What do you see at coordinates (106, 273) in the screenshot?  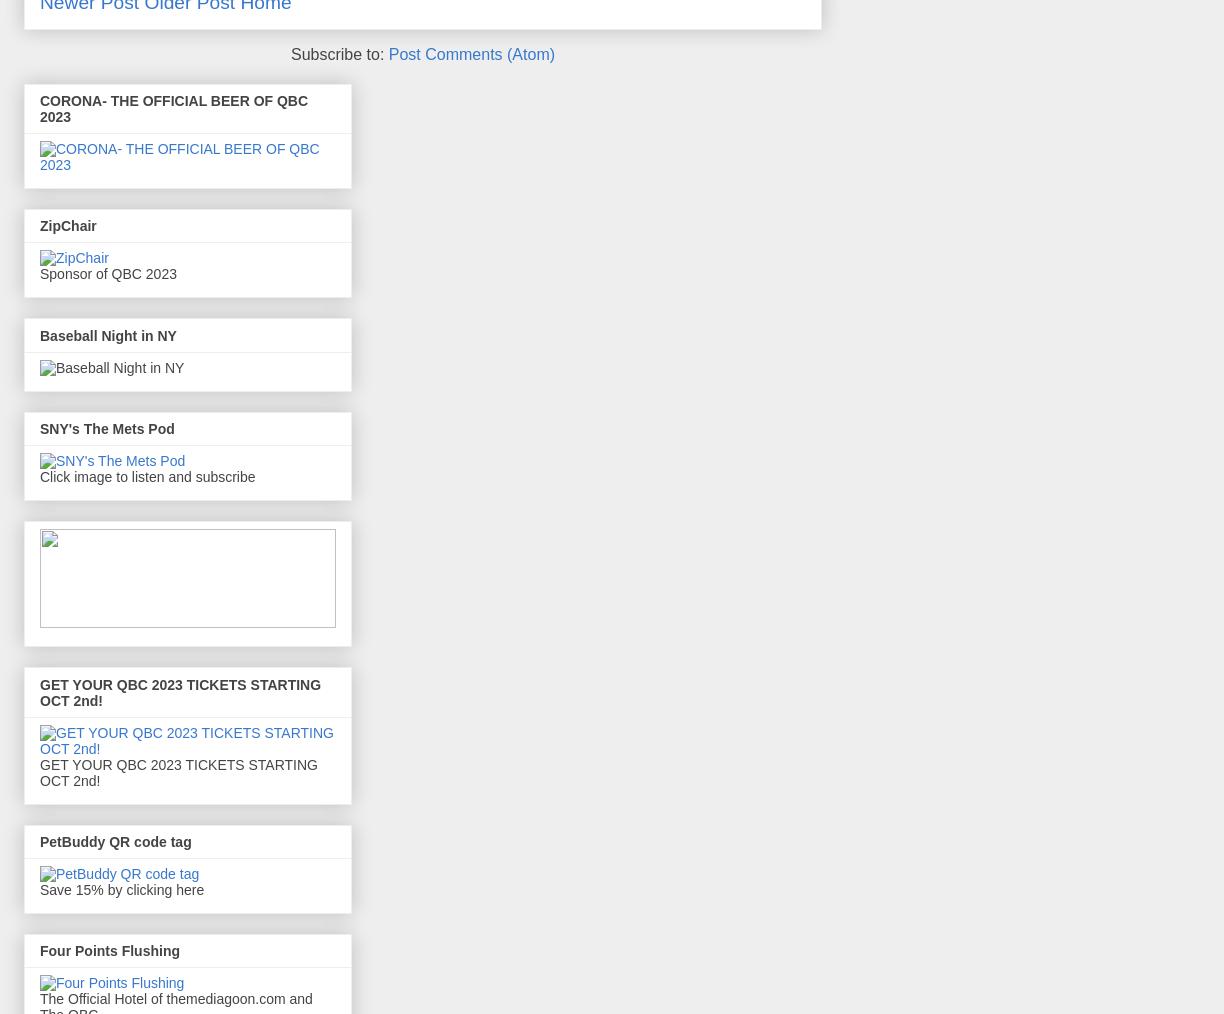 I see `'Sponsor of QBC 2023'` at bounding box center [106, 273].